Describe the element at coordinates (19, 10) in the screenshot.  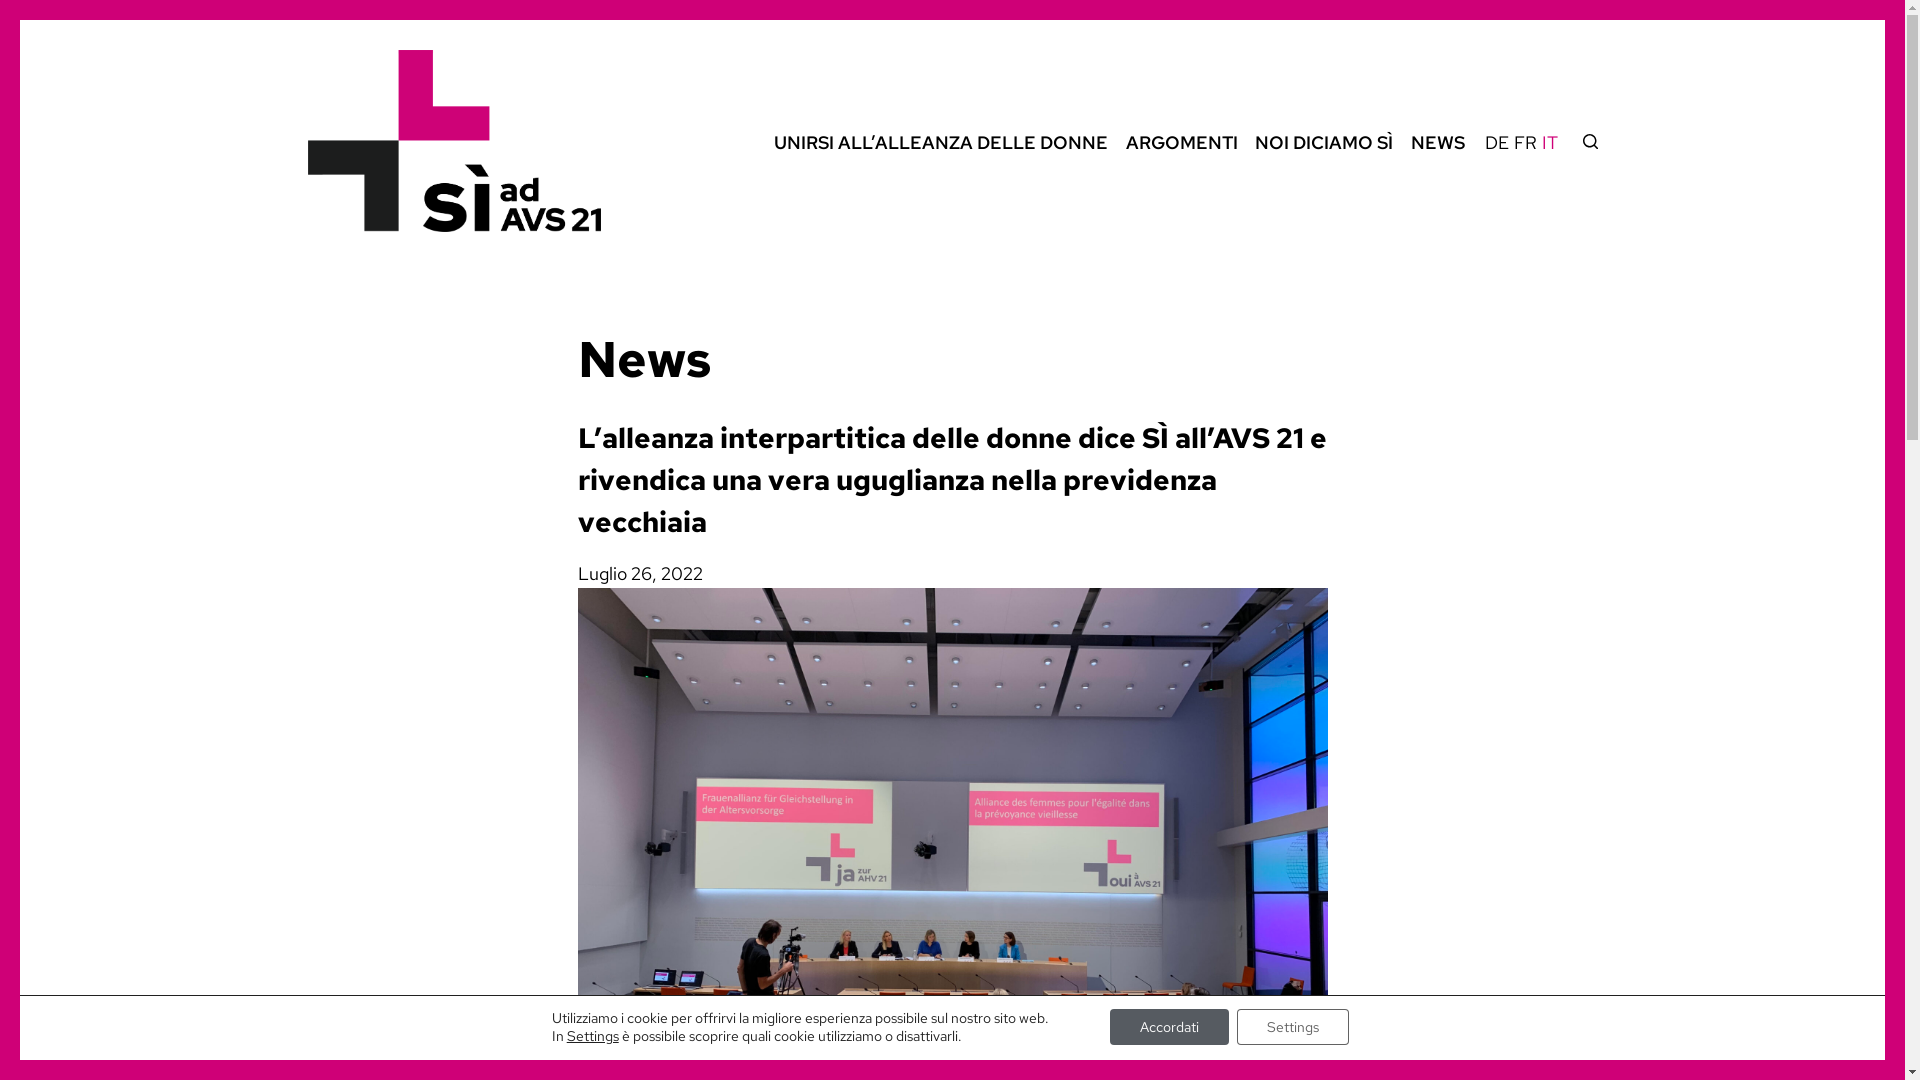
I see `'Skip to content'` at that location.